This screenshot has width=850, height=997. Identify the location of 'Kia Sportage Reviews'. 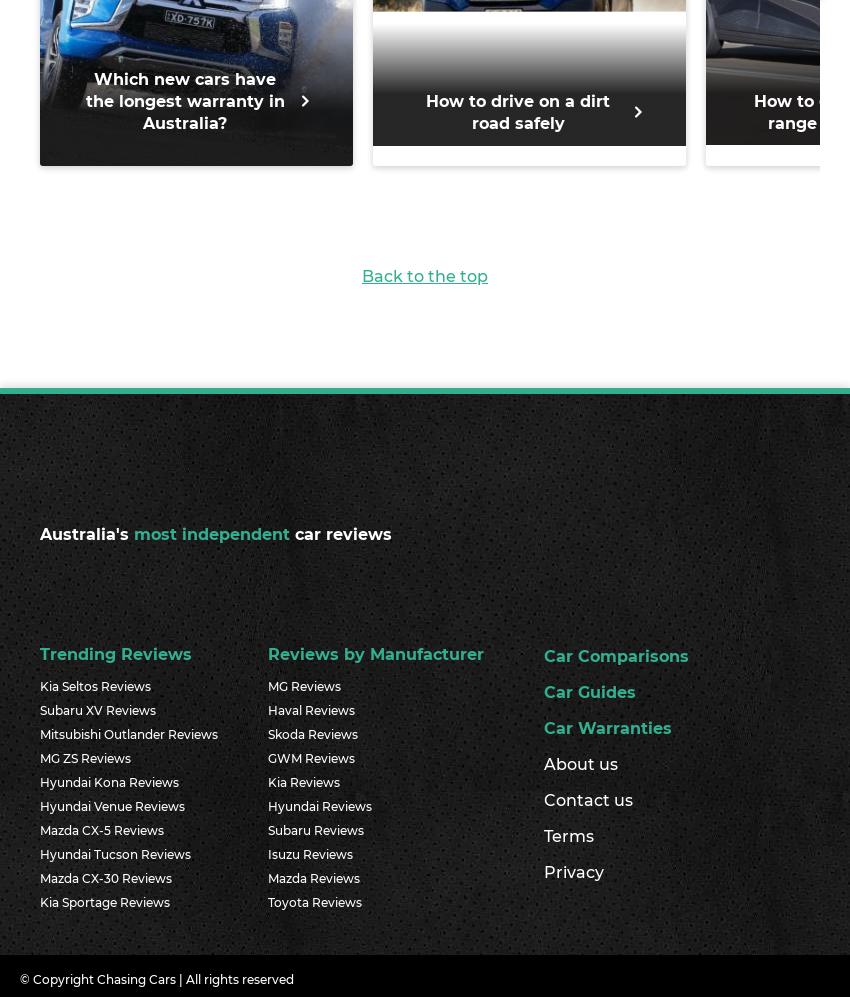
(39, 900).